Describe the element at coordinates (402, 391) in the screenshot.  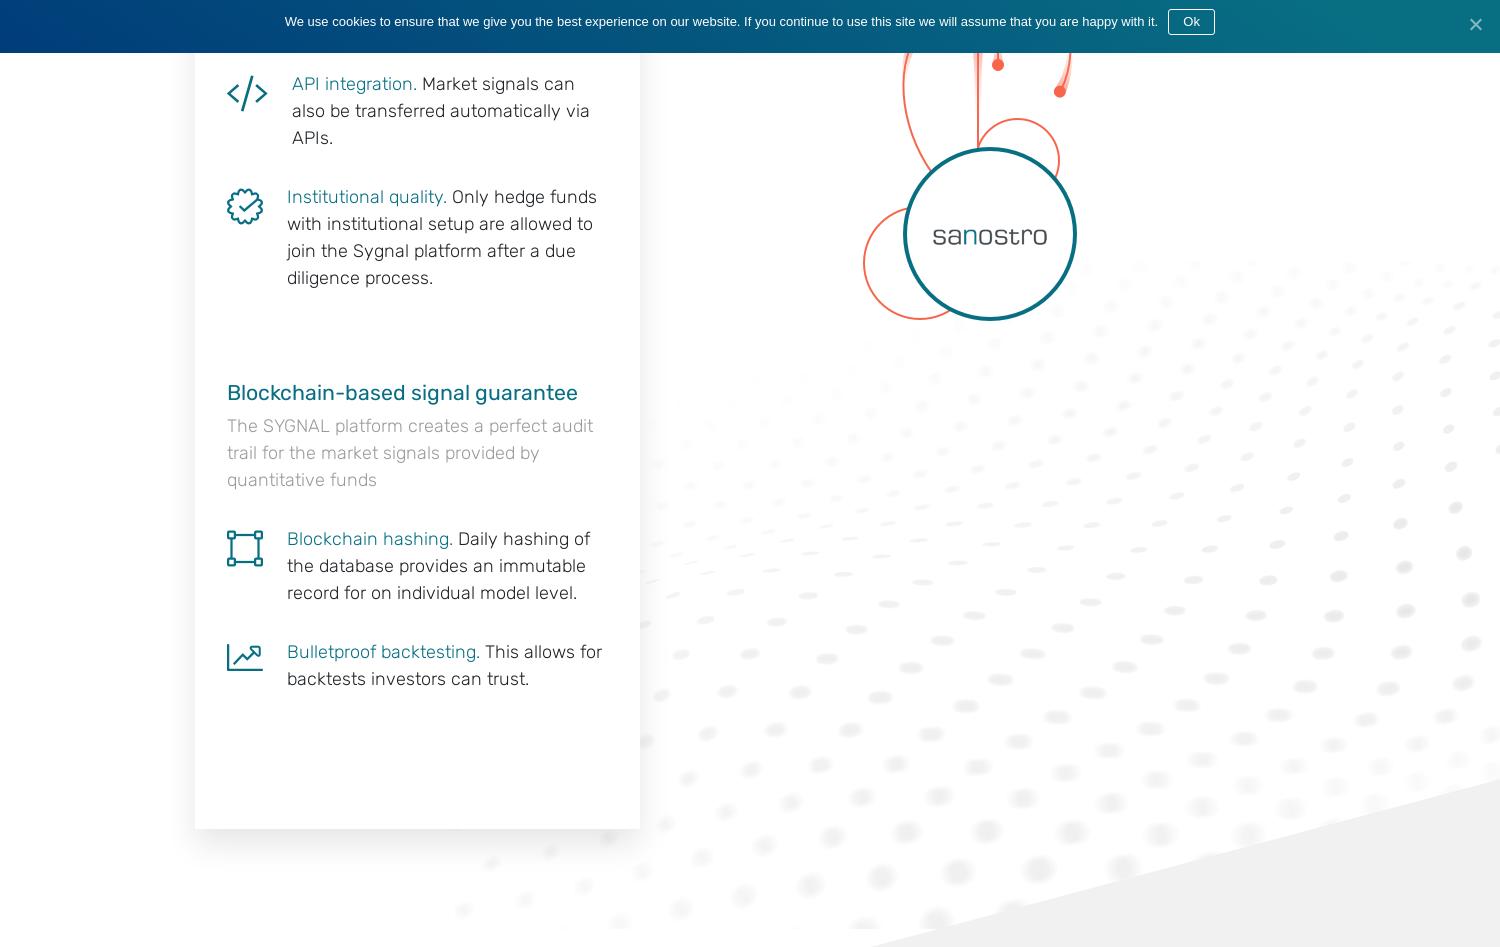
I see `'Blockchain-based signal guarantee'` at that location.